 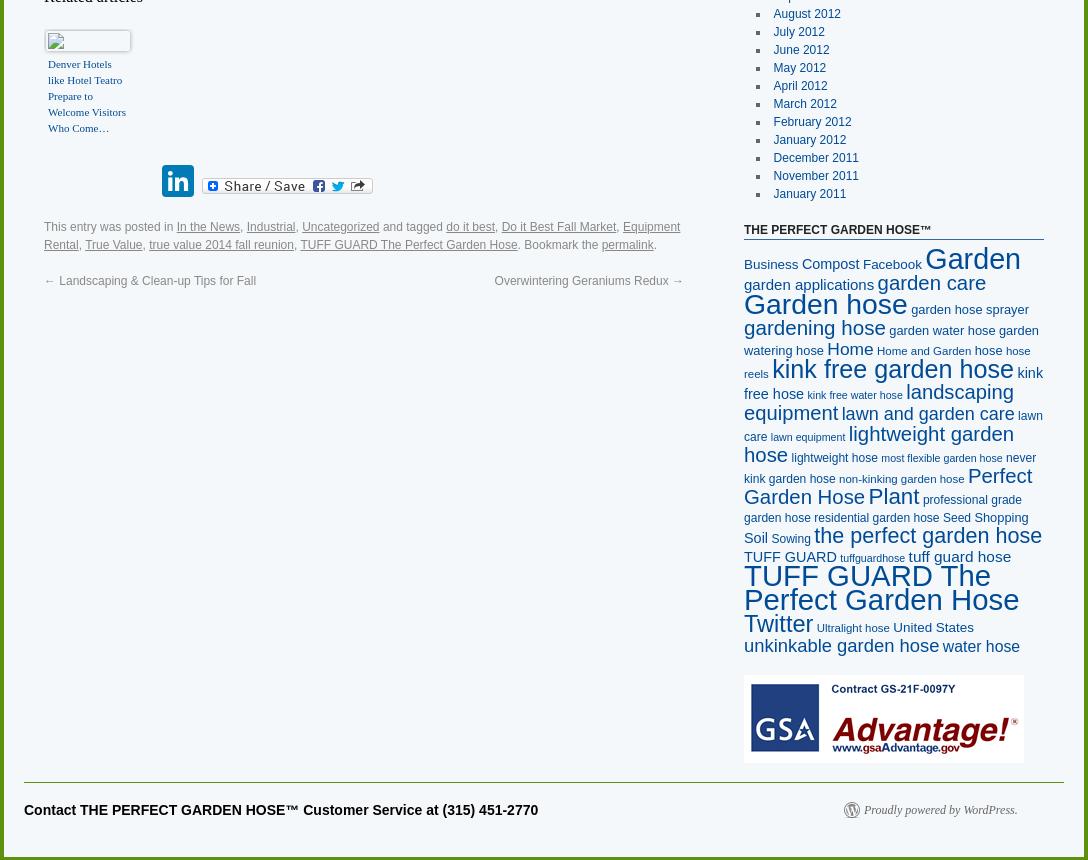 What do you see at coordinates (742, 282) in the screenshot?
I see `'garden applications'` at bounding box center [742, 282].